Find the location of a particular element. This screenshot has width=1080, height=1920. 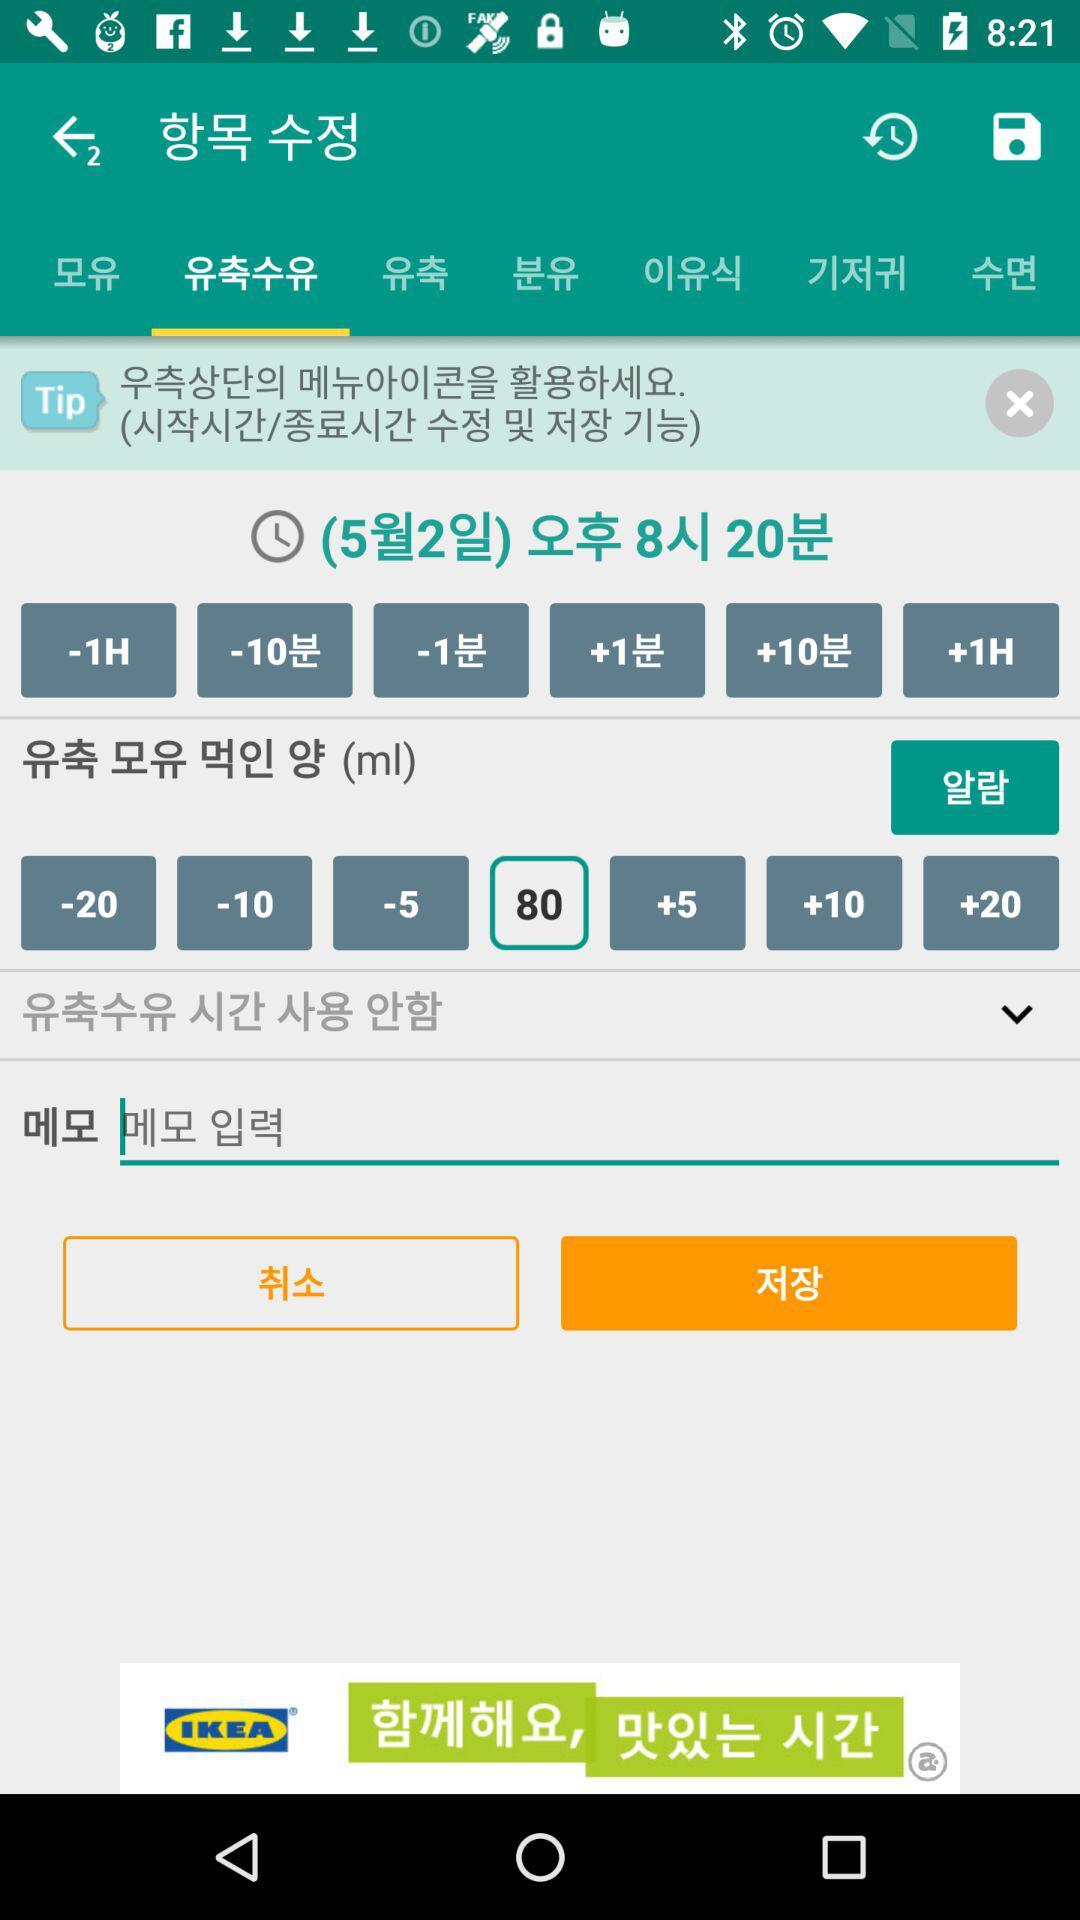

80 icon is located at coordinates (538, 901).